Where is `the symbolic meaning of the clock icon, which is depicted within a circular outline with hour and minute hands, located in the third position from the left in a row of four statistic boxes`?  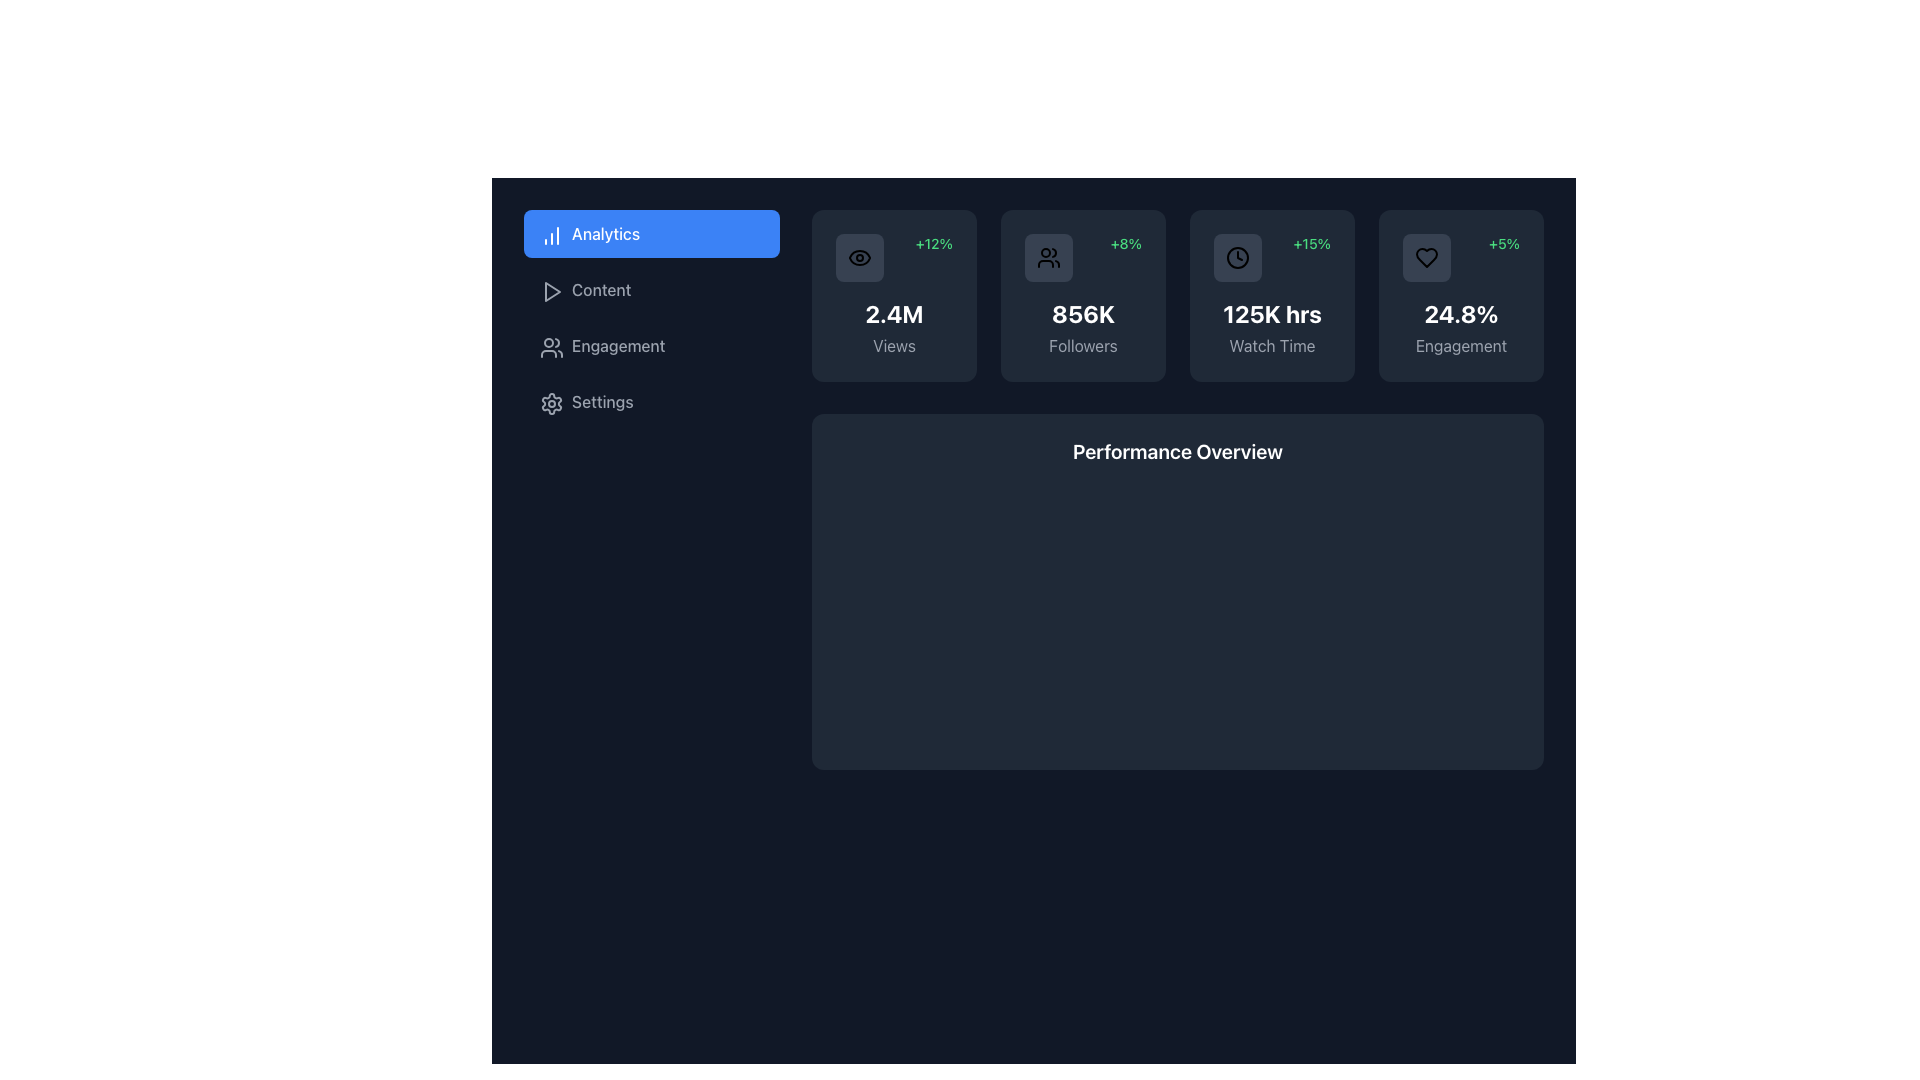
the symbolic meaning of the clock icon, which is depicted within a circular outline with hour and minute hands, located in the third position from the left in a row of four statistic boxes is located at coordinates (1237, 257).